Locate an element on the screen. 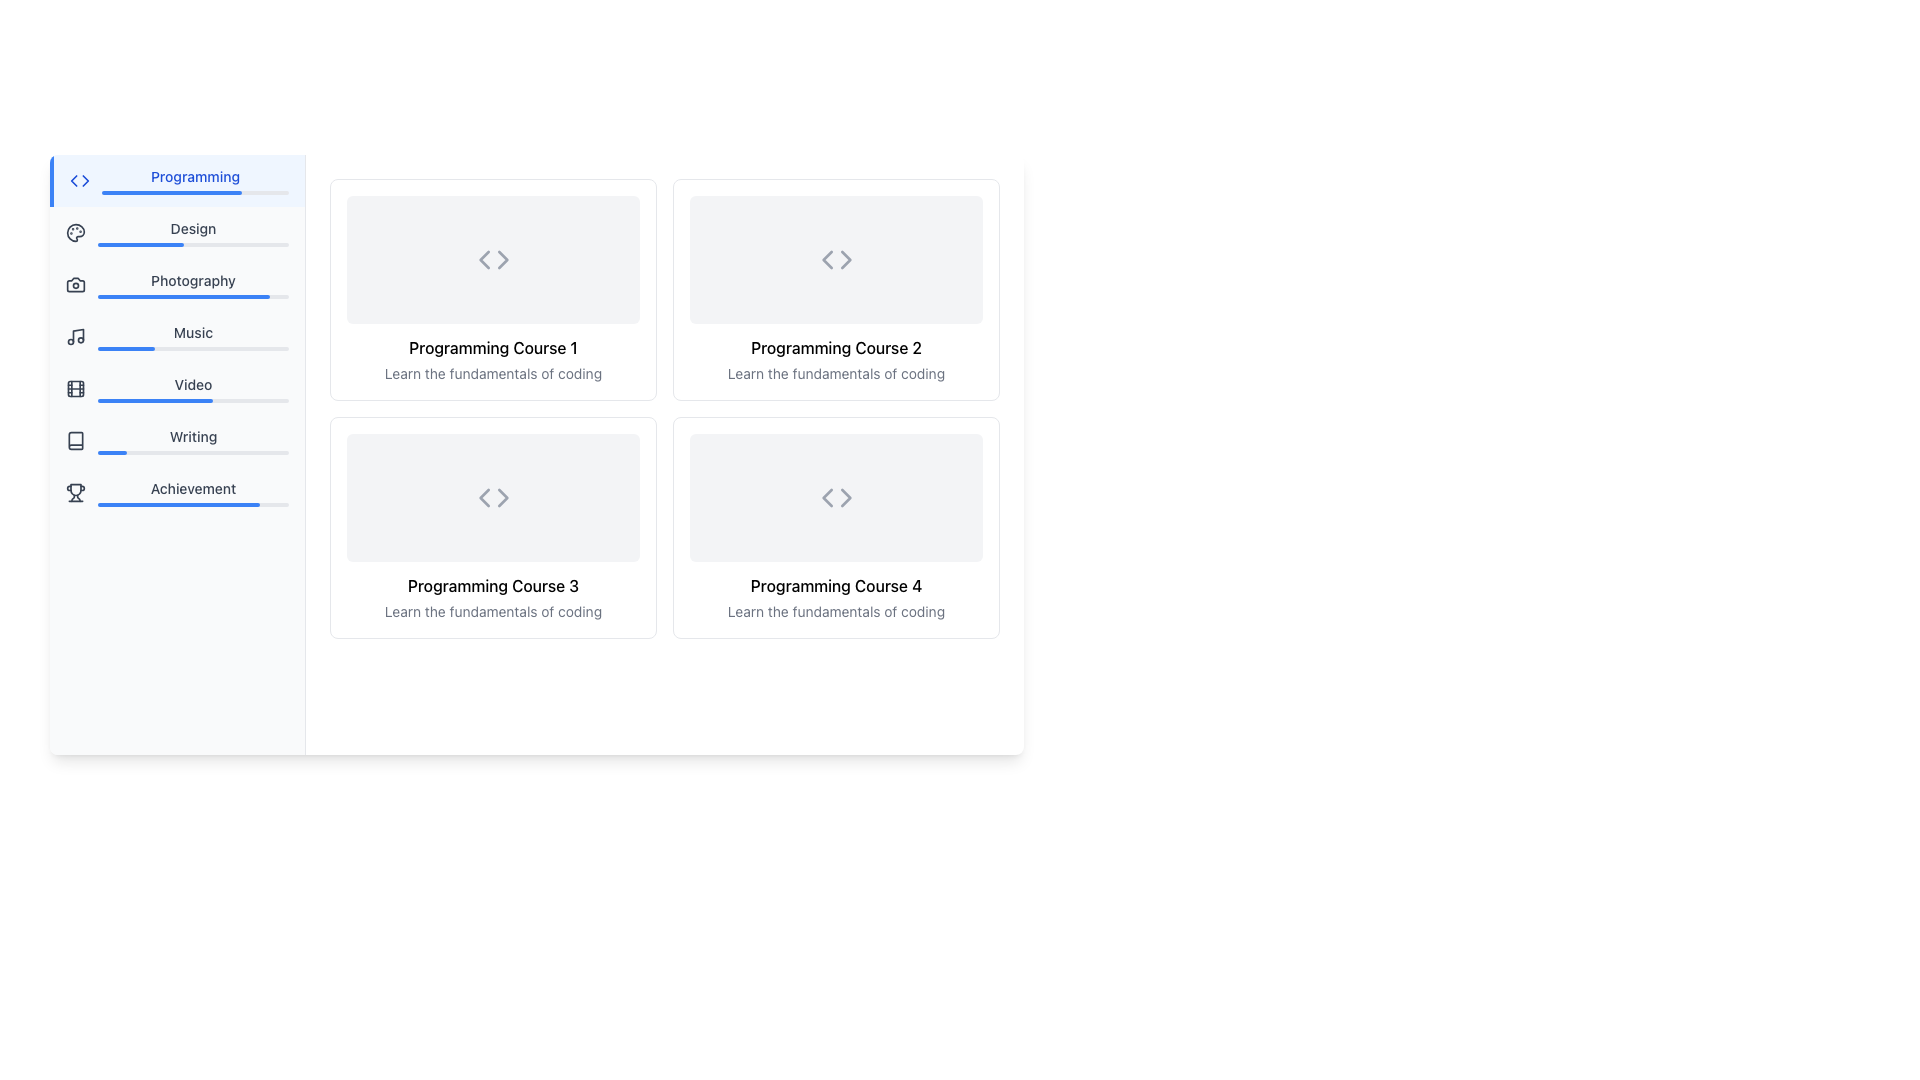 This screenshot has width=1920, height=1080. the text label displaying the title of the programming course located in the bottom right quadrant of the grid layout, specifically in the second column of the second row is located at coordinates (836, 585).